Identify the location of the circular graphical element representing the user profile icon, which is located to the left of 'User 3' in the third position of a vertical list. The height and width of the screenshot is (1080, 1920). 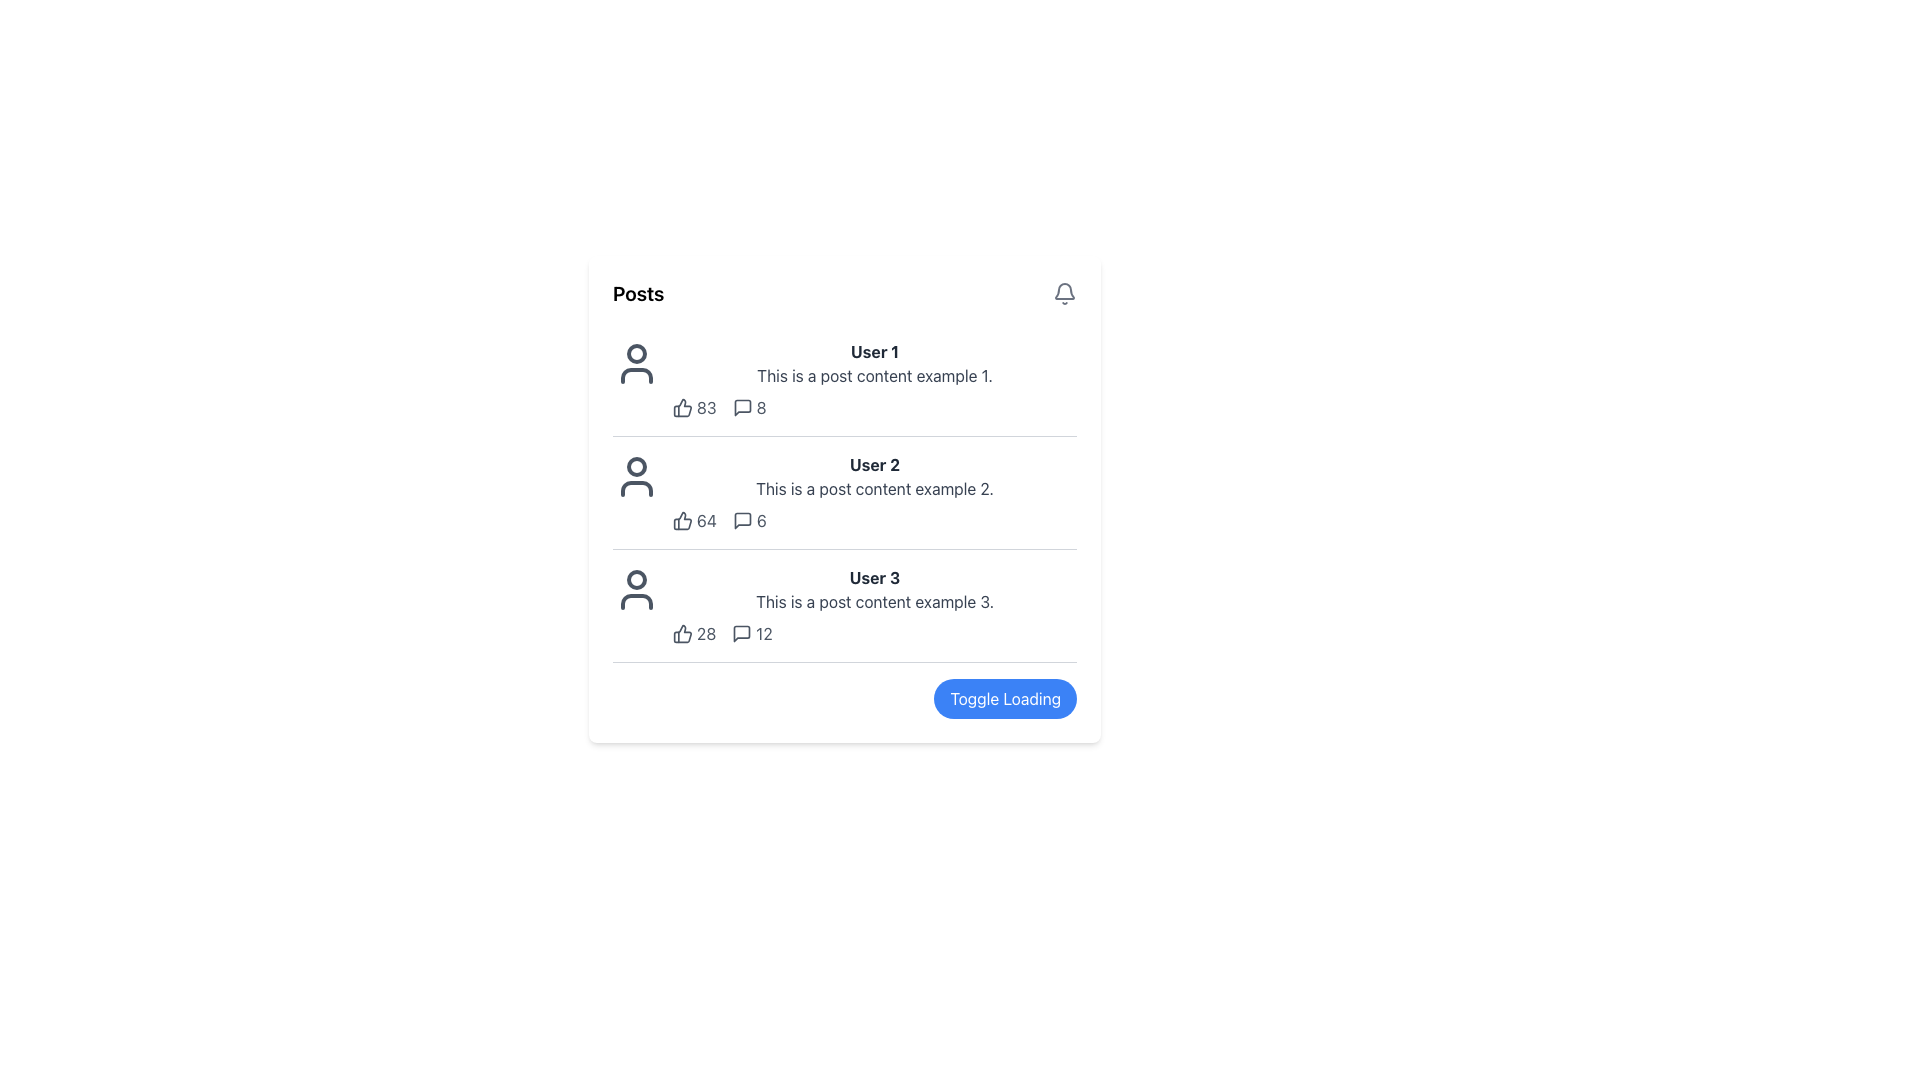
(636, 579).